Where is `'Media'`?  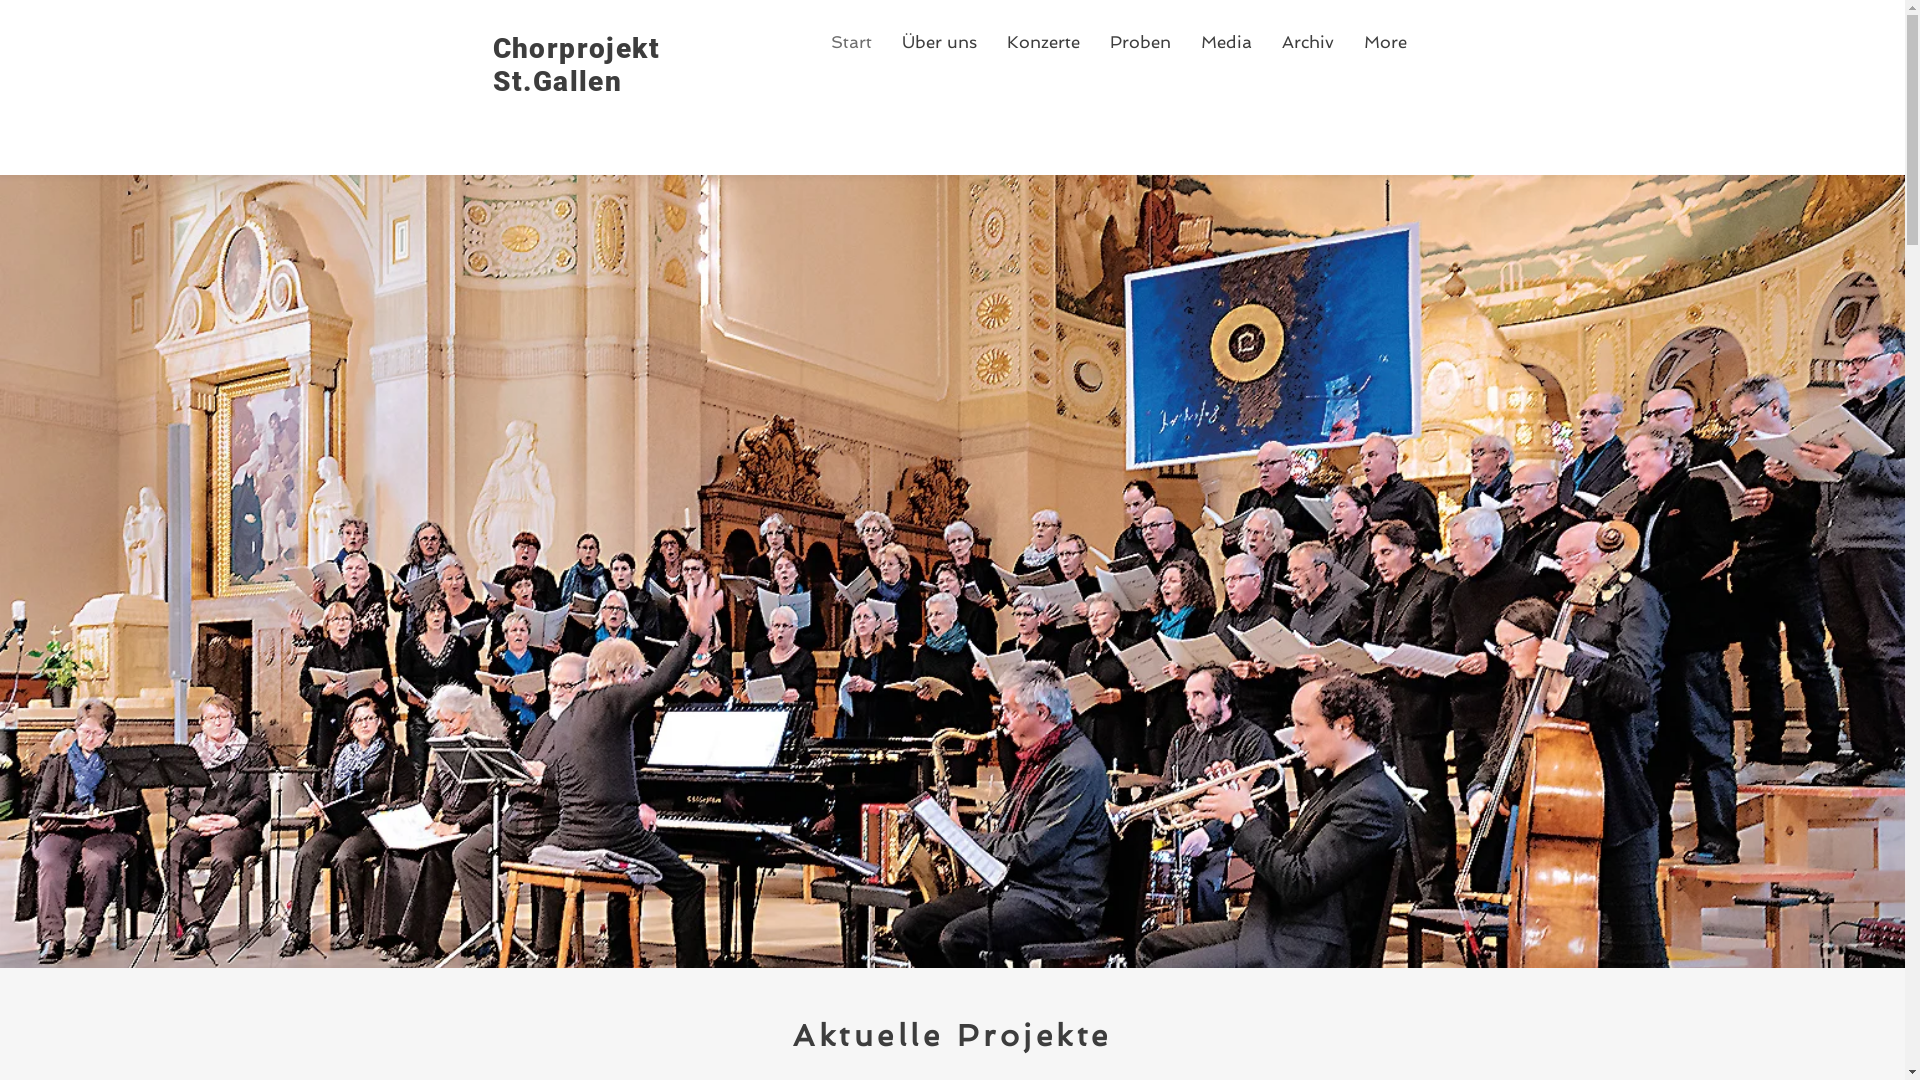
'Media' is located at coordinates (1185, 42).